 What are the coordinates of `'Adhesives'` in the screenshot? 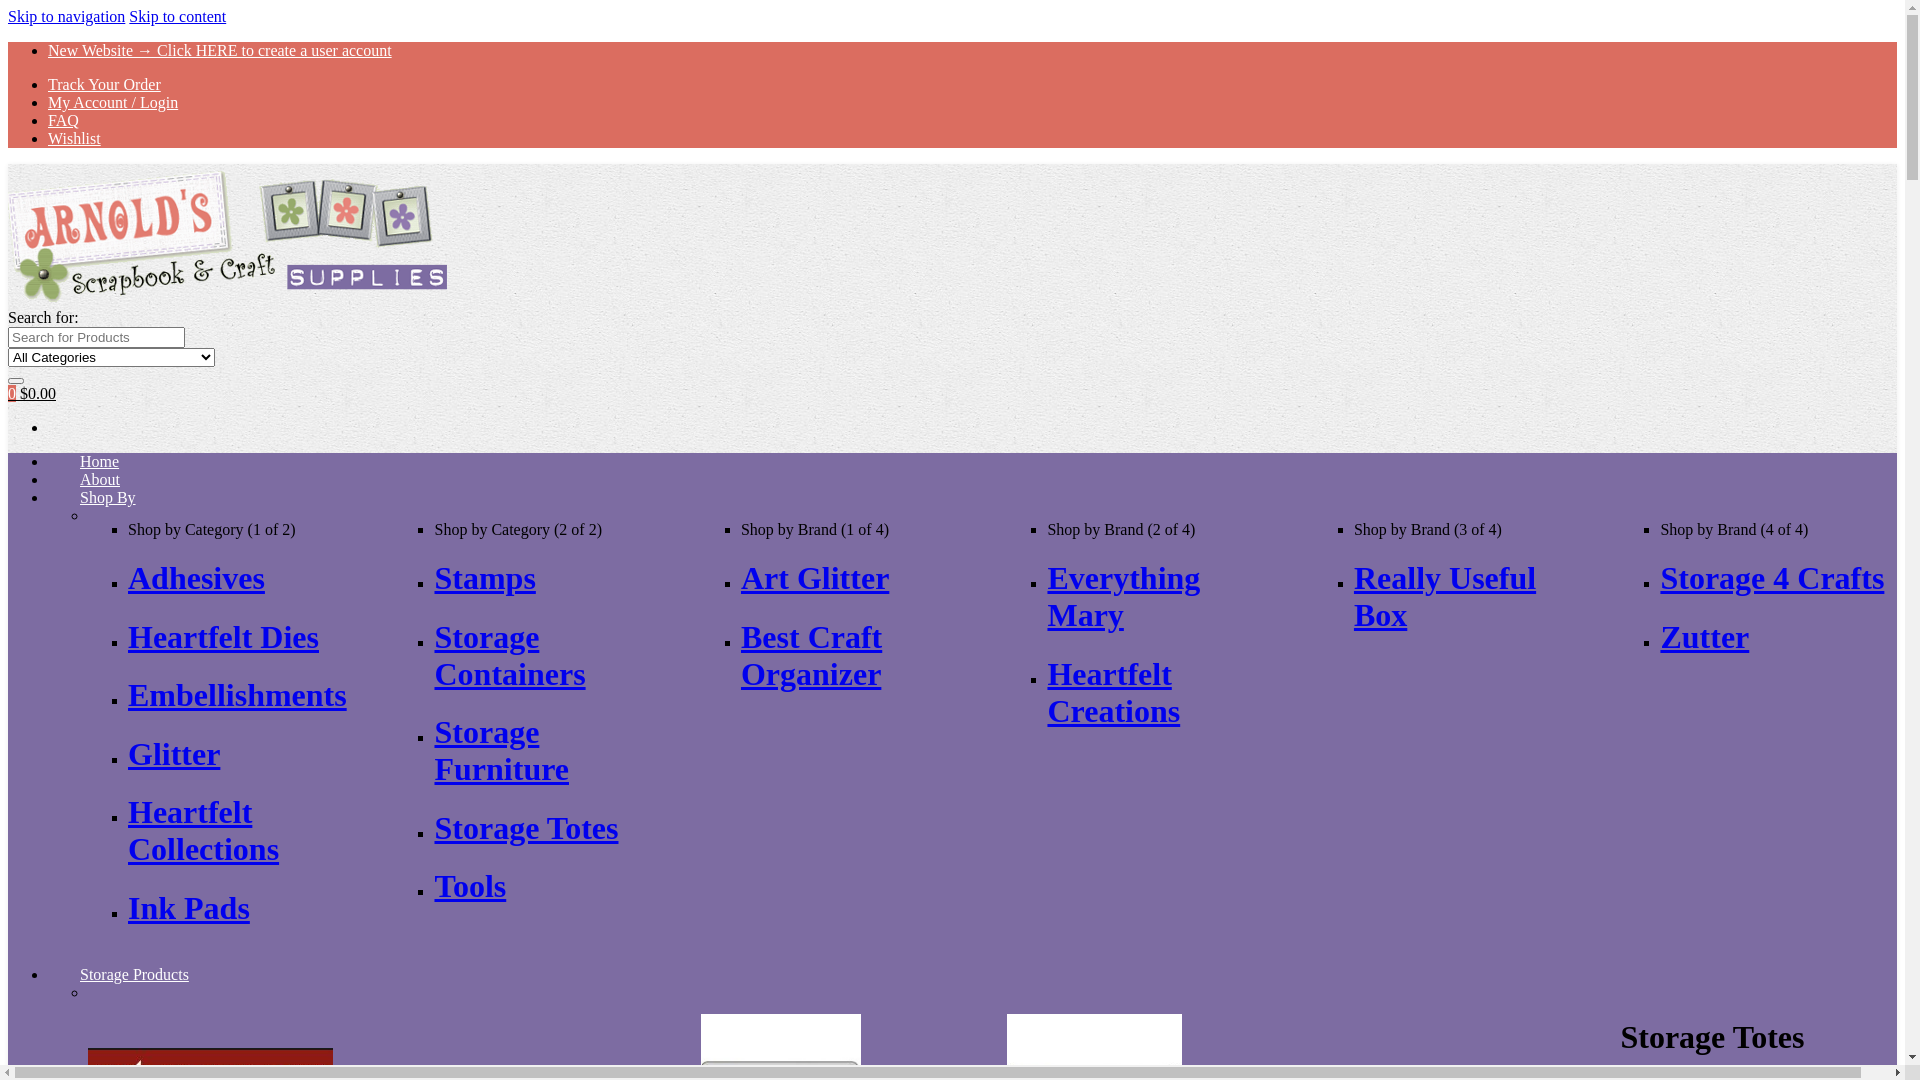 It's located at (196, 578).